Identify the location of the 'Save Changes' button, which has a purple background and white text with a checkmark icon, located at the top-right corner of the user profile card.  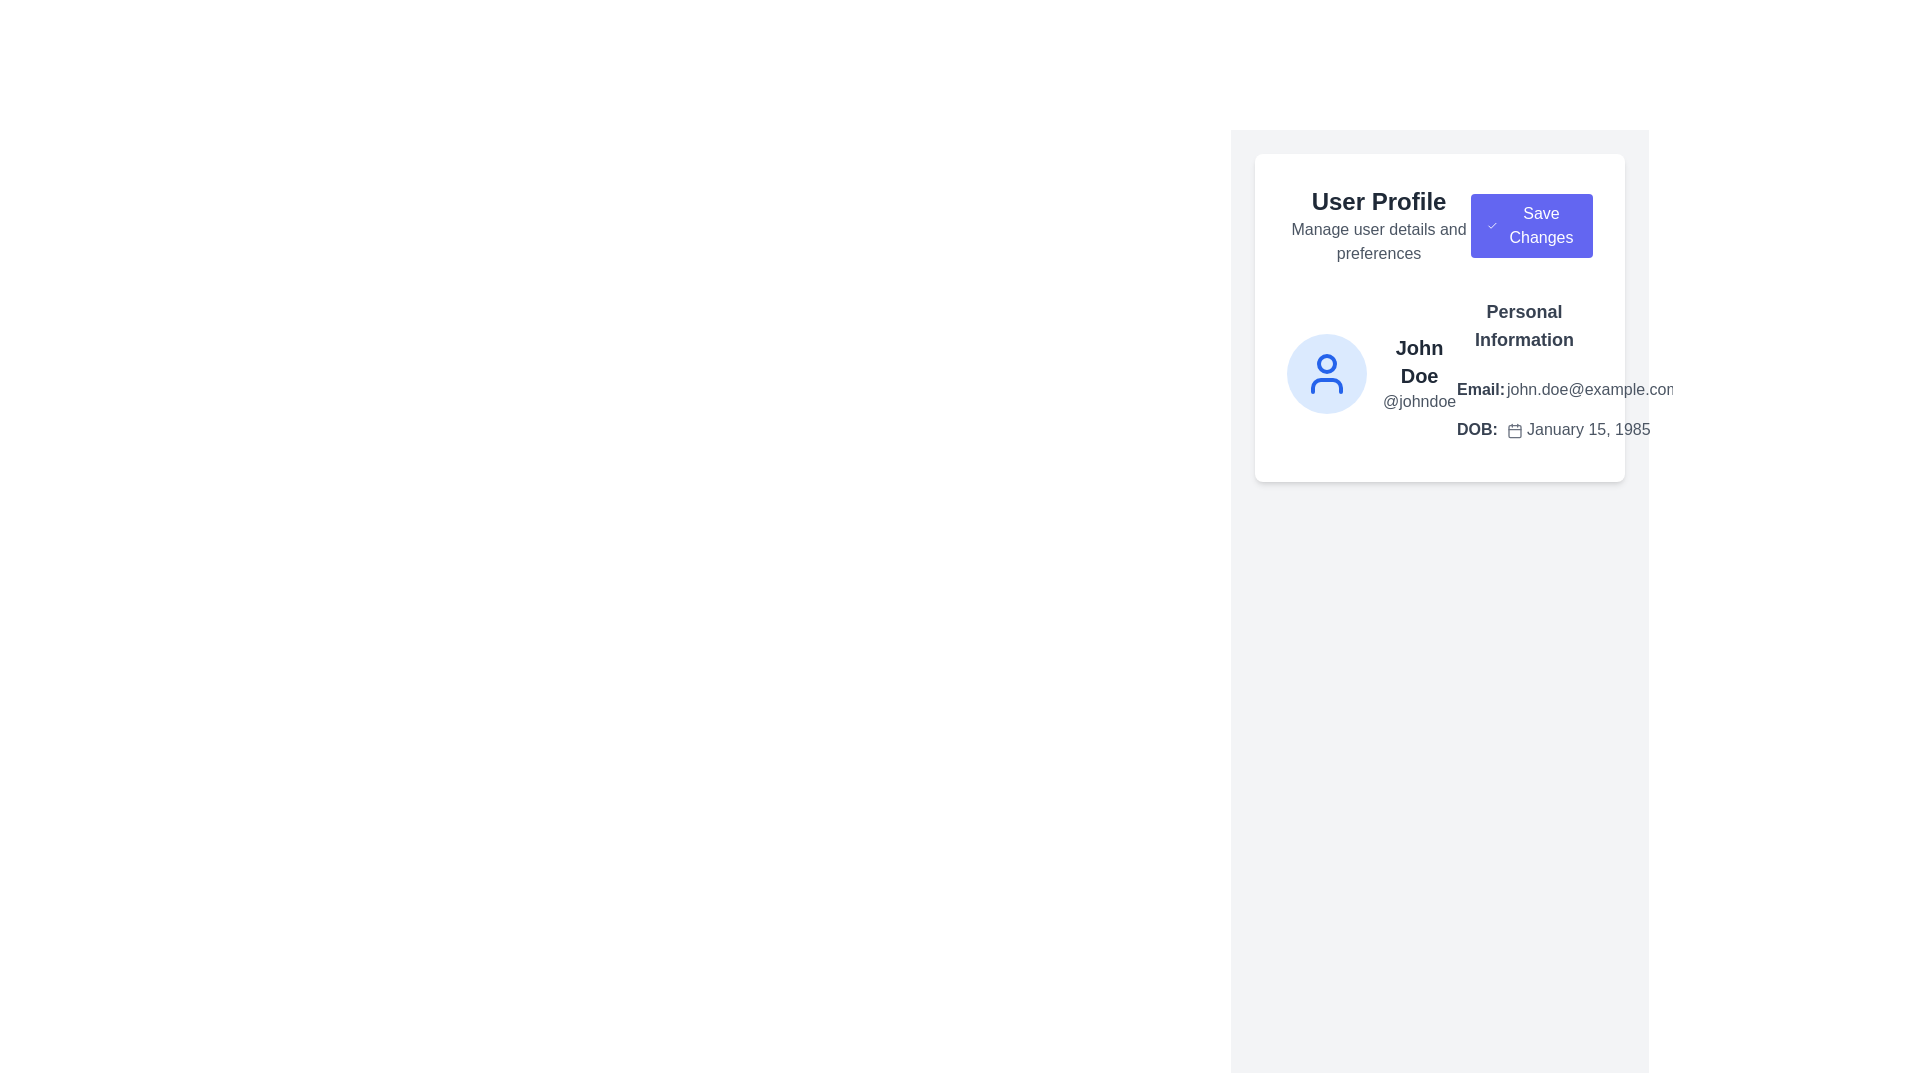
(1530, 225).